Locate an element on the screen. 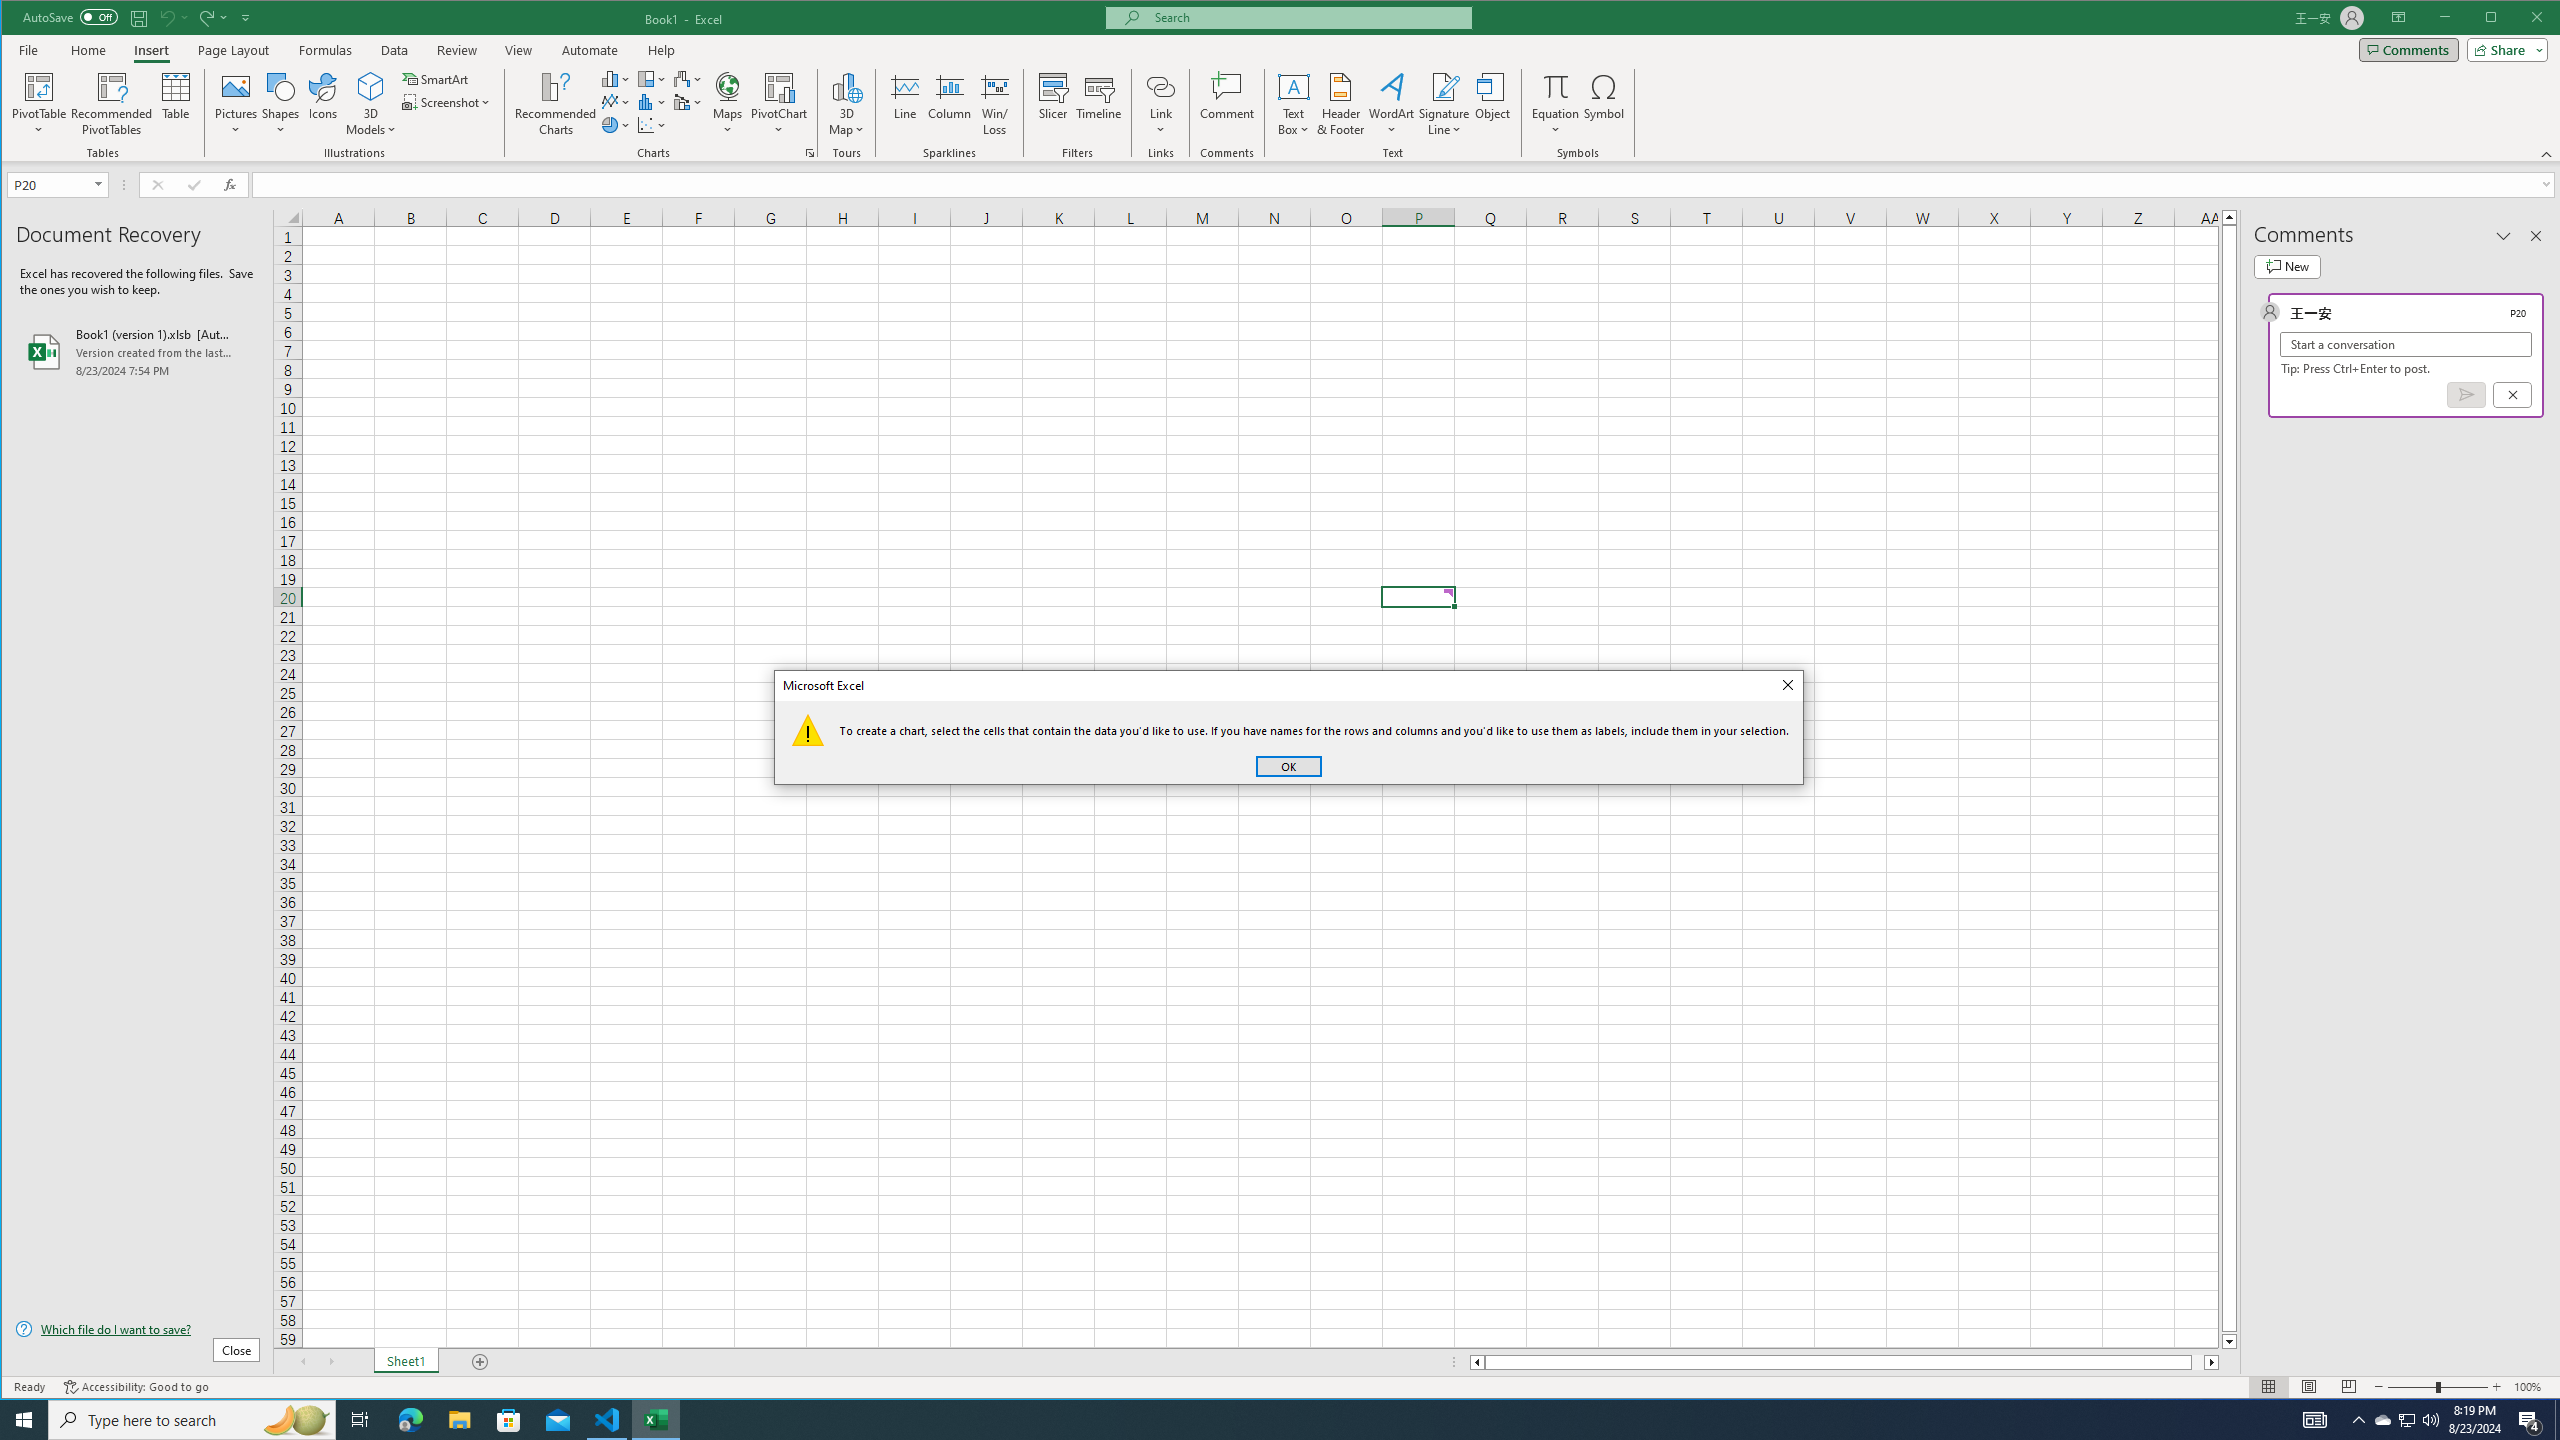 This screenshot has width=2560, height=1440. 'Insert Scatter (X, Y) or Bubble Chart' is located at coordinates (652, 125).